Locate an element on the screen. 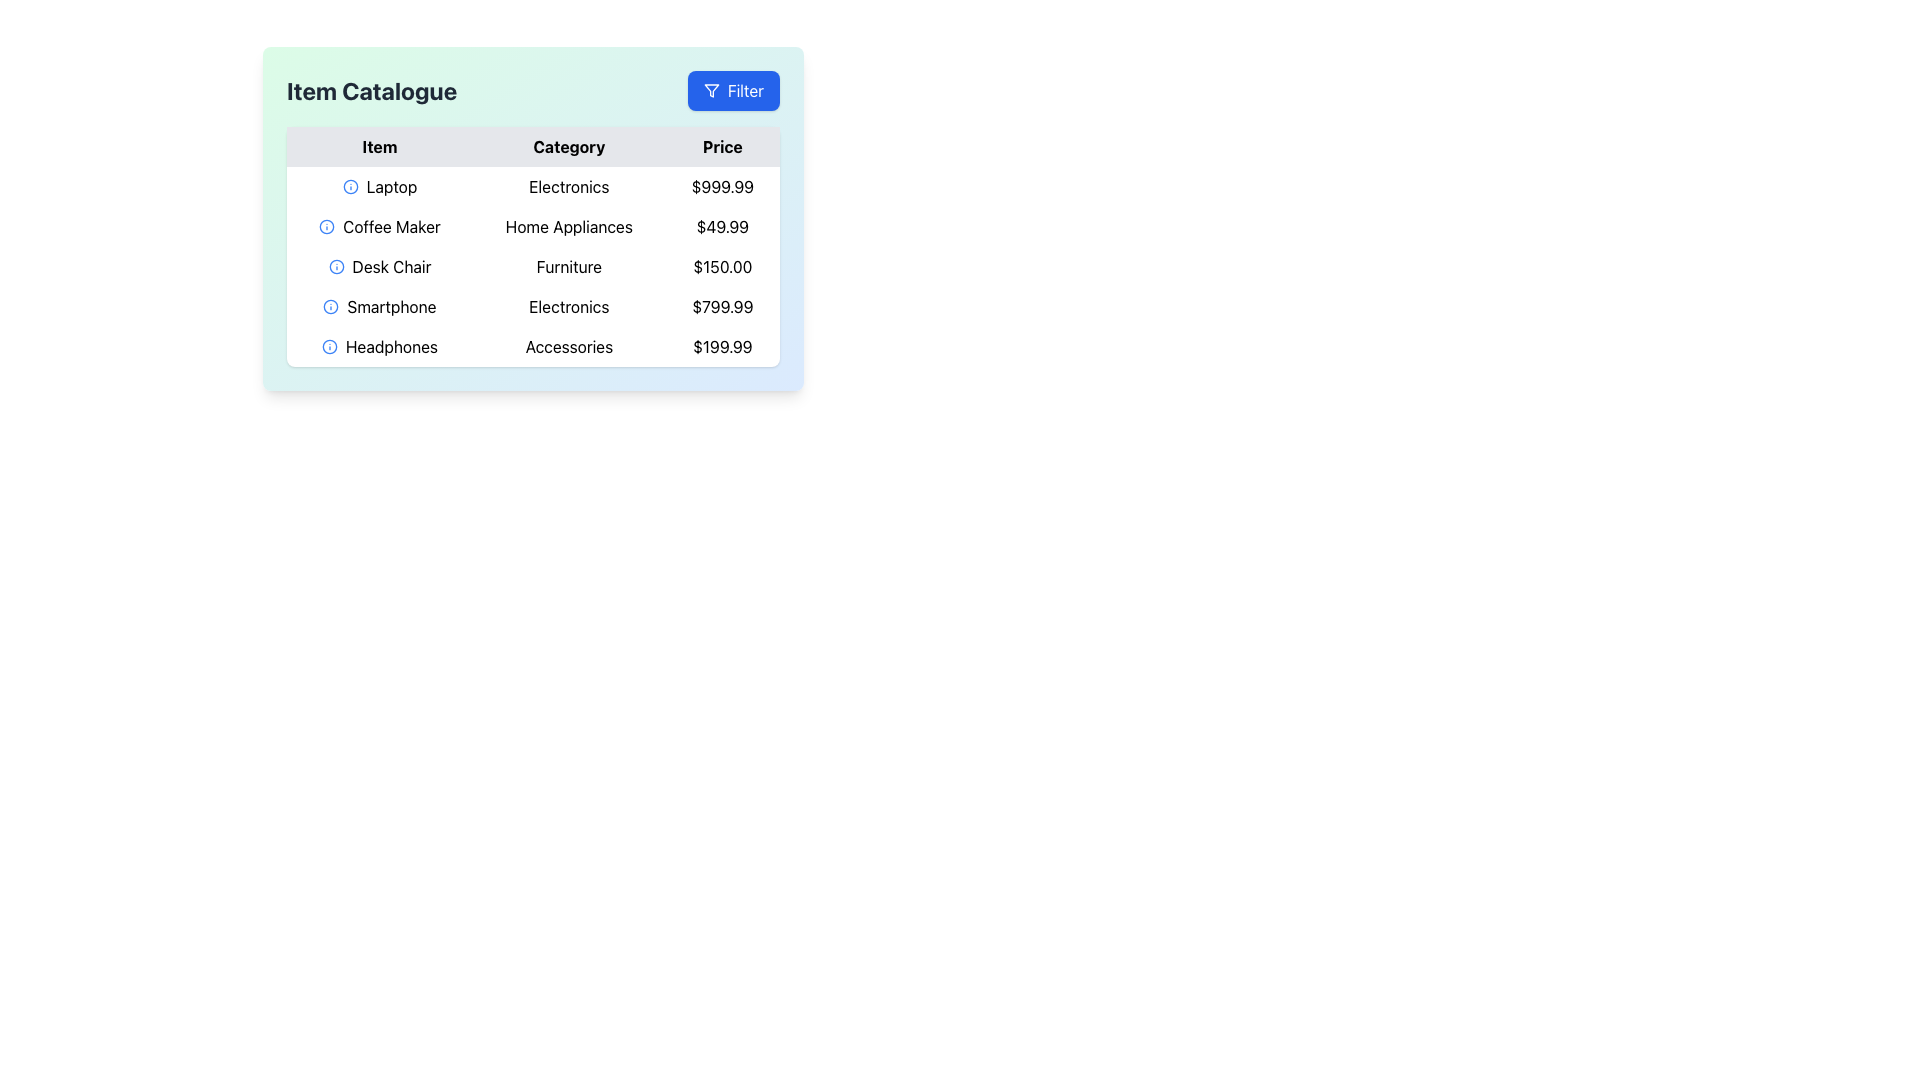  the blue bordered circular outline icon representing additional information beside the 'Smartphone' text in the fourth row of the 'Item Catalogue' section is located at coordinates (331, 307).